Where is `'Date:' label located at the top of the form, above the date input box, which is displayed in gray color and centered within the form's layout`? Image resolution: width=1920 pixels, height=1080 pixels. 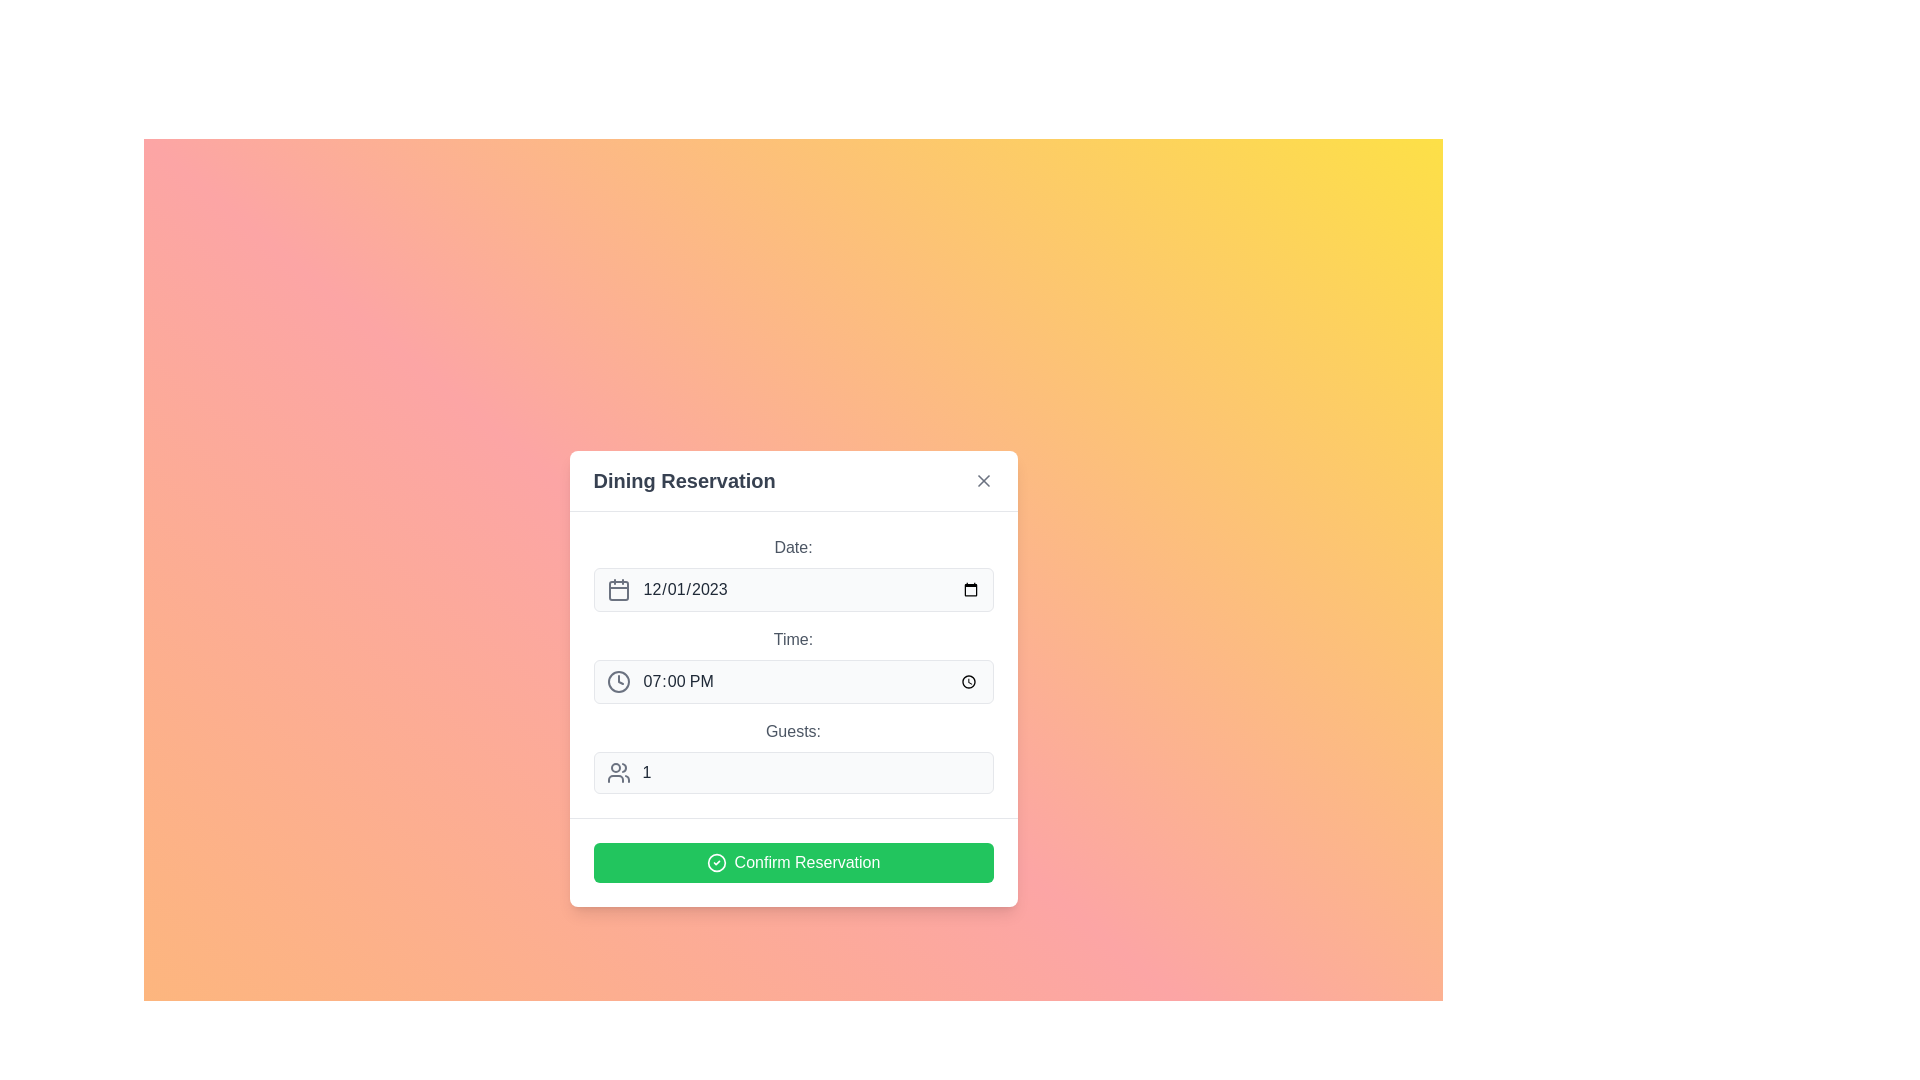 'Date:' label located at the top of the form, above the date input box, which is displayed in gray color and centered within the form's layout is located at coordinates (792, 547).